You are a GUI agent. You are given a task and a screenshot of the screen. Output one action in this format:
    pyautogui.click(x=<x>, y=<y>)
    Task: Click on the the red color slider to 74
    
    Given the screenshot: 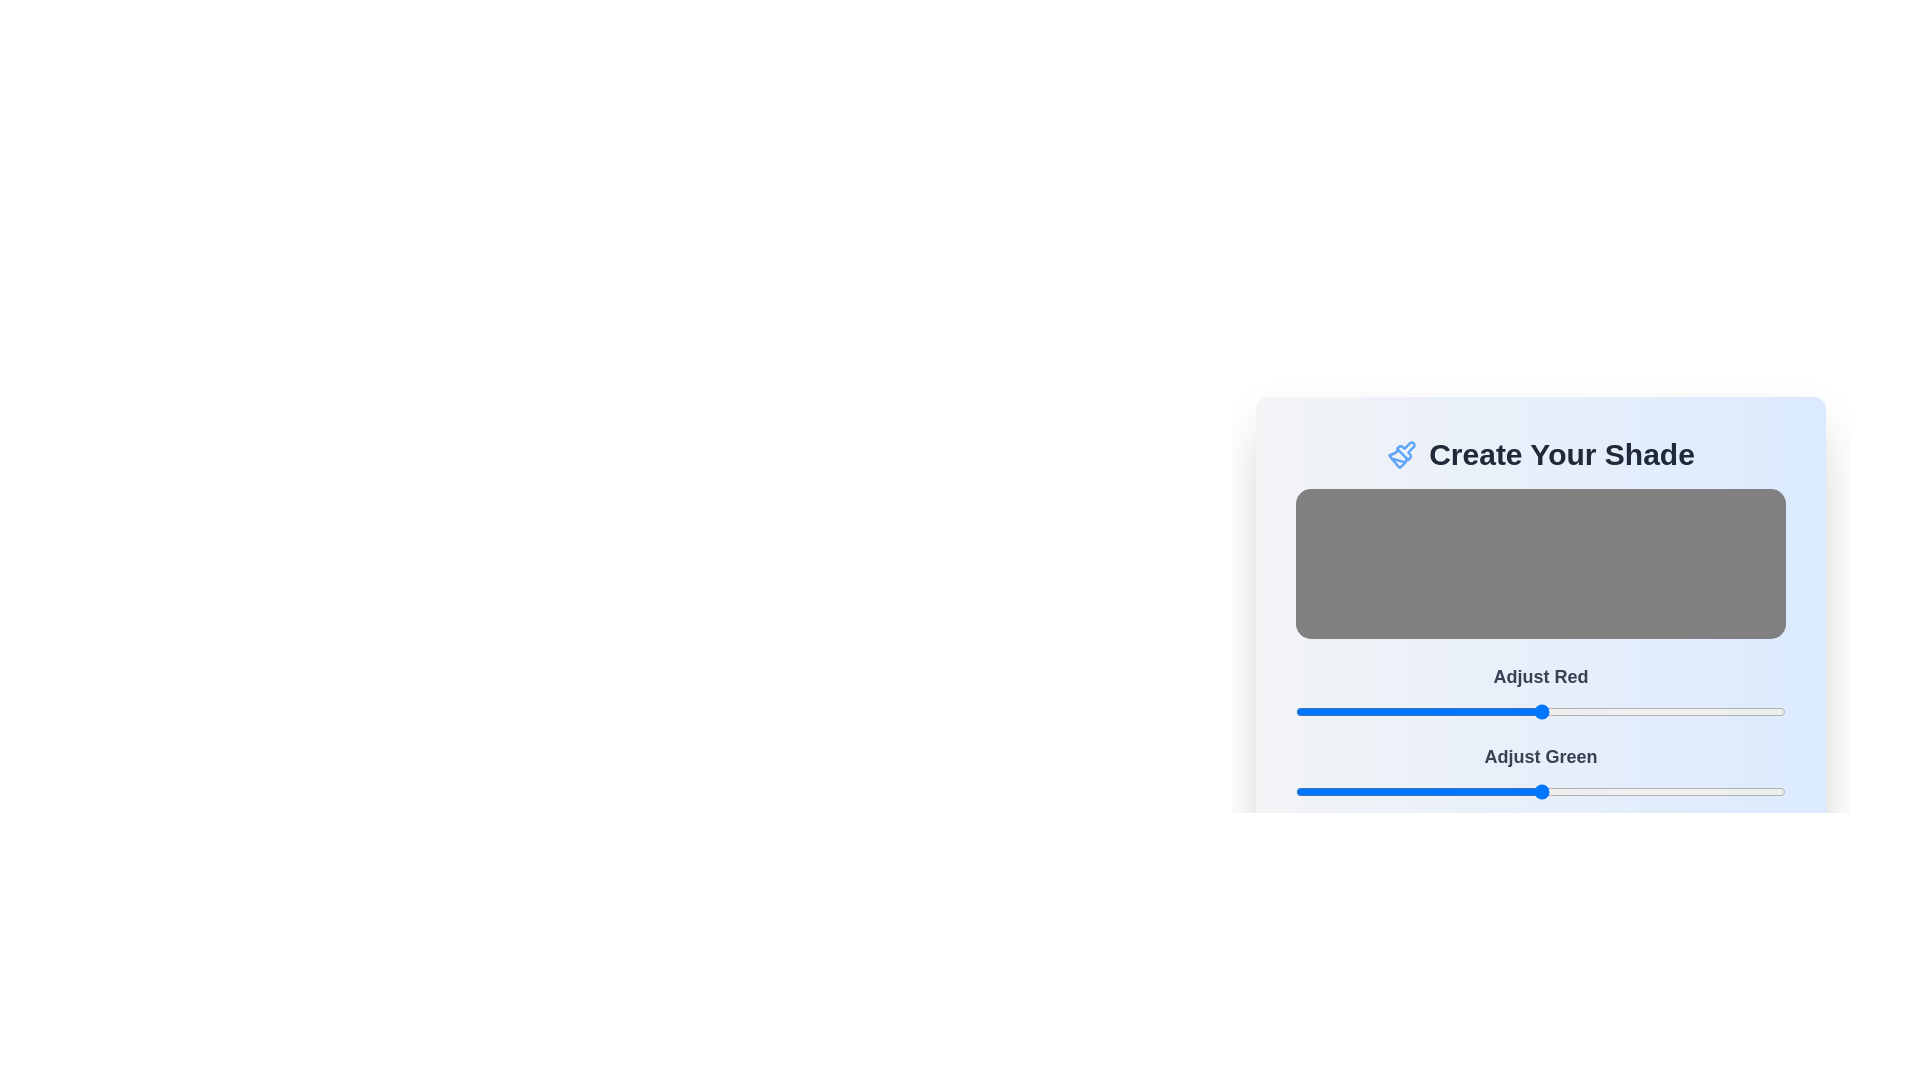 What is the action you would take?
    pyautogui.click(x=1437, y=711)
    